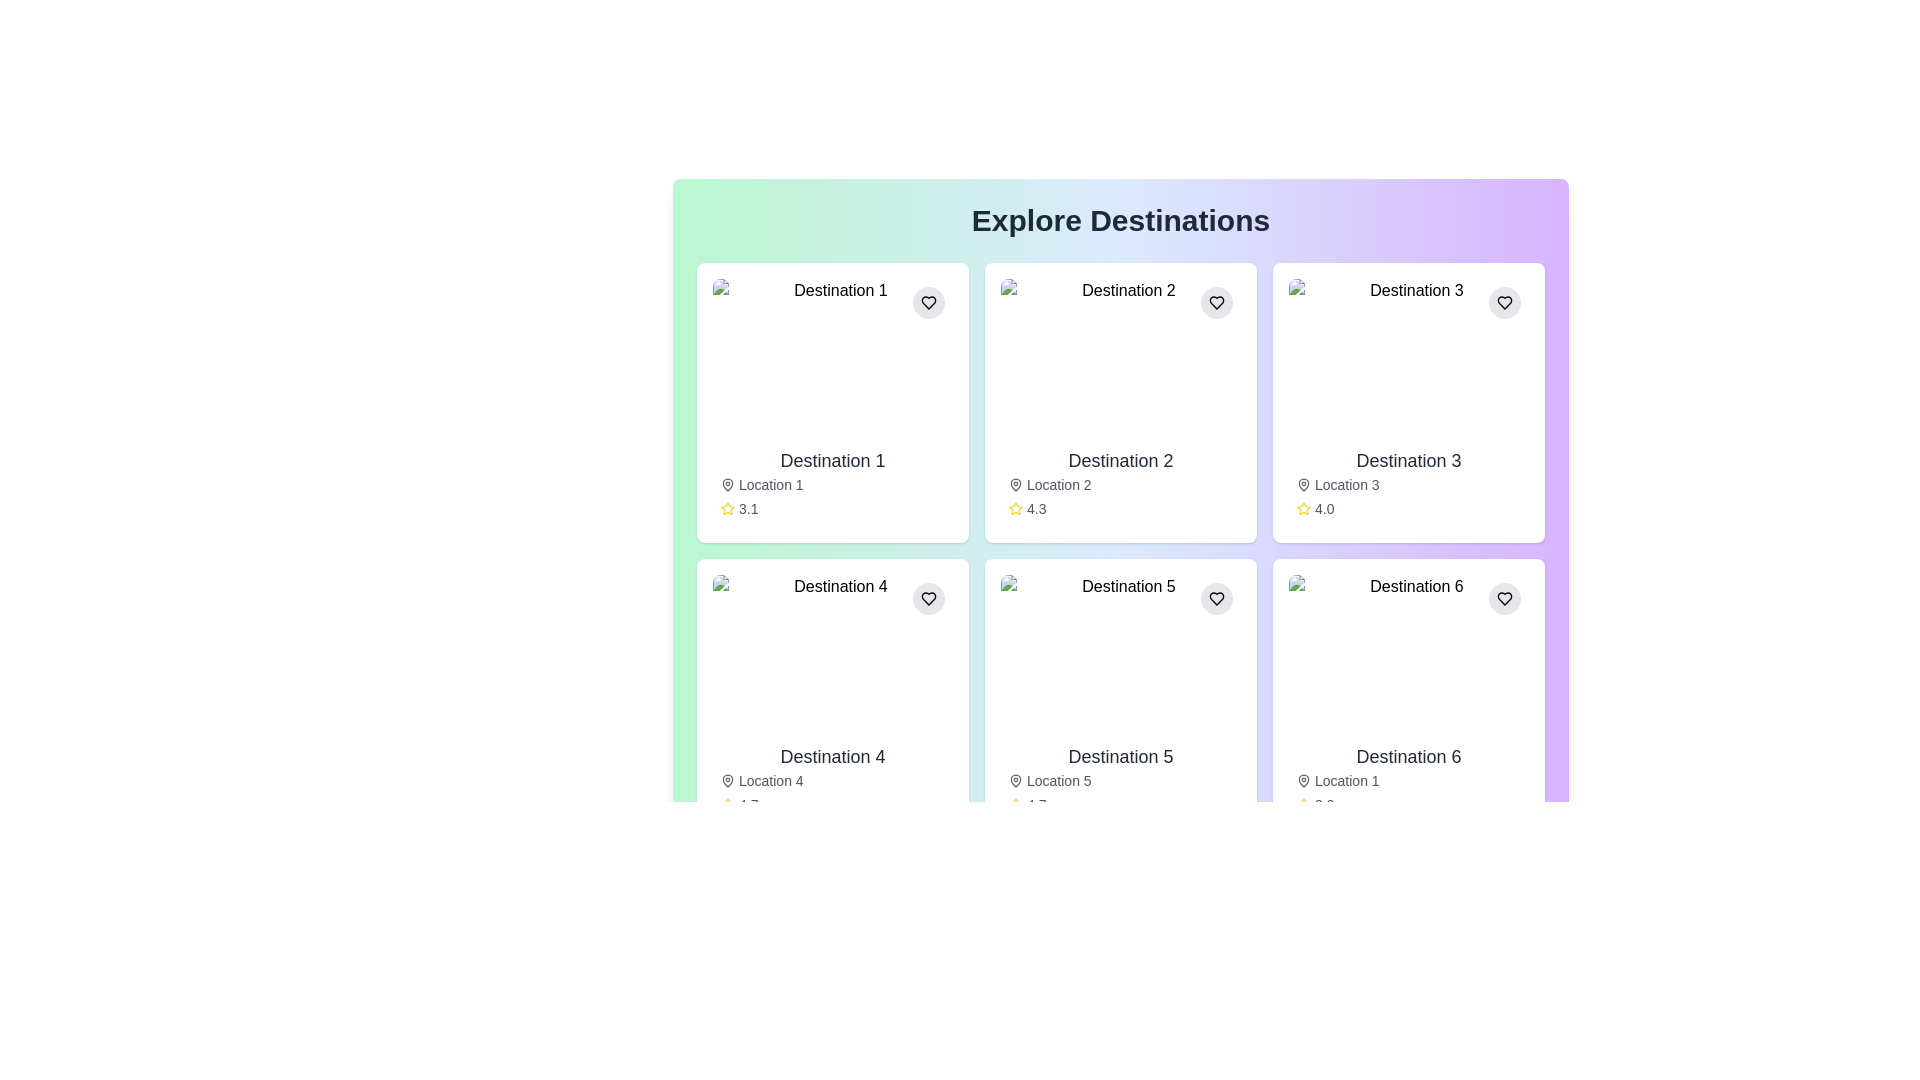  What do you see at coordinates (928, 597) in the screenshot?
I see `the favorite button located in the top-right corner of the card labeled 'Destination 4' to observe any hover-specific effects` at bounding box center [928, 597].